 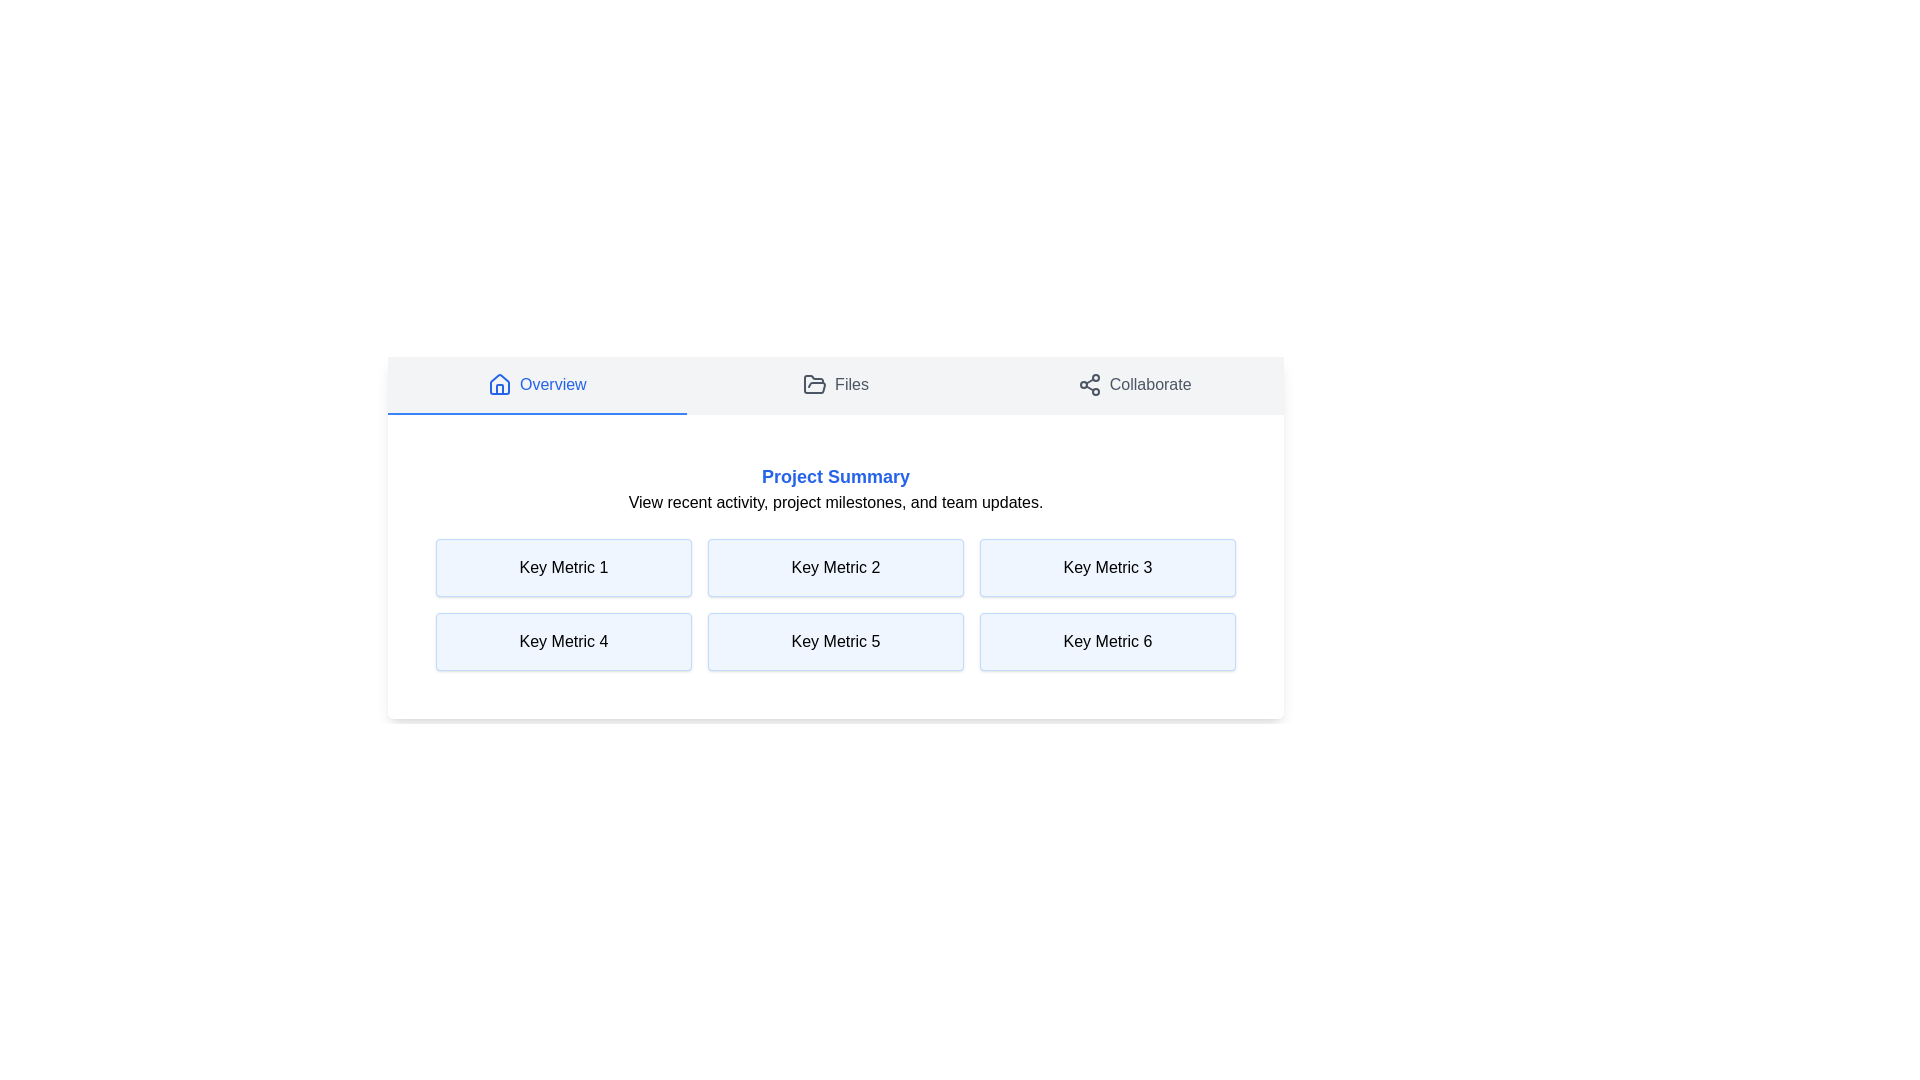 I want to click on the share icon located at the leftmost position within the 'Collaborate' menu tab, positioned at the top-right corner of the interface, beside the text 'Collaborate', so click(x=1088, y=385).